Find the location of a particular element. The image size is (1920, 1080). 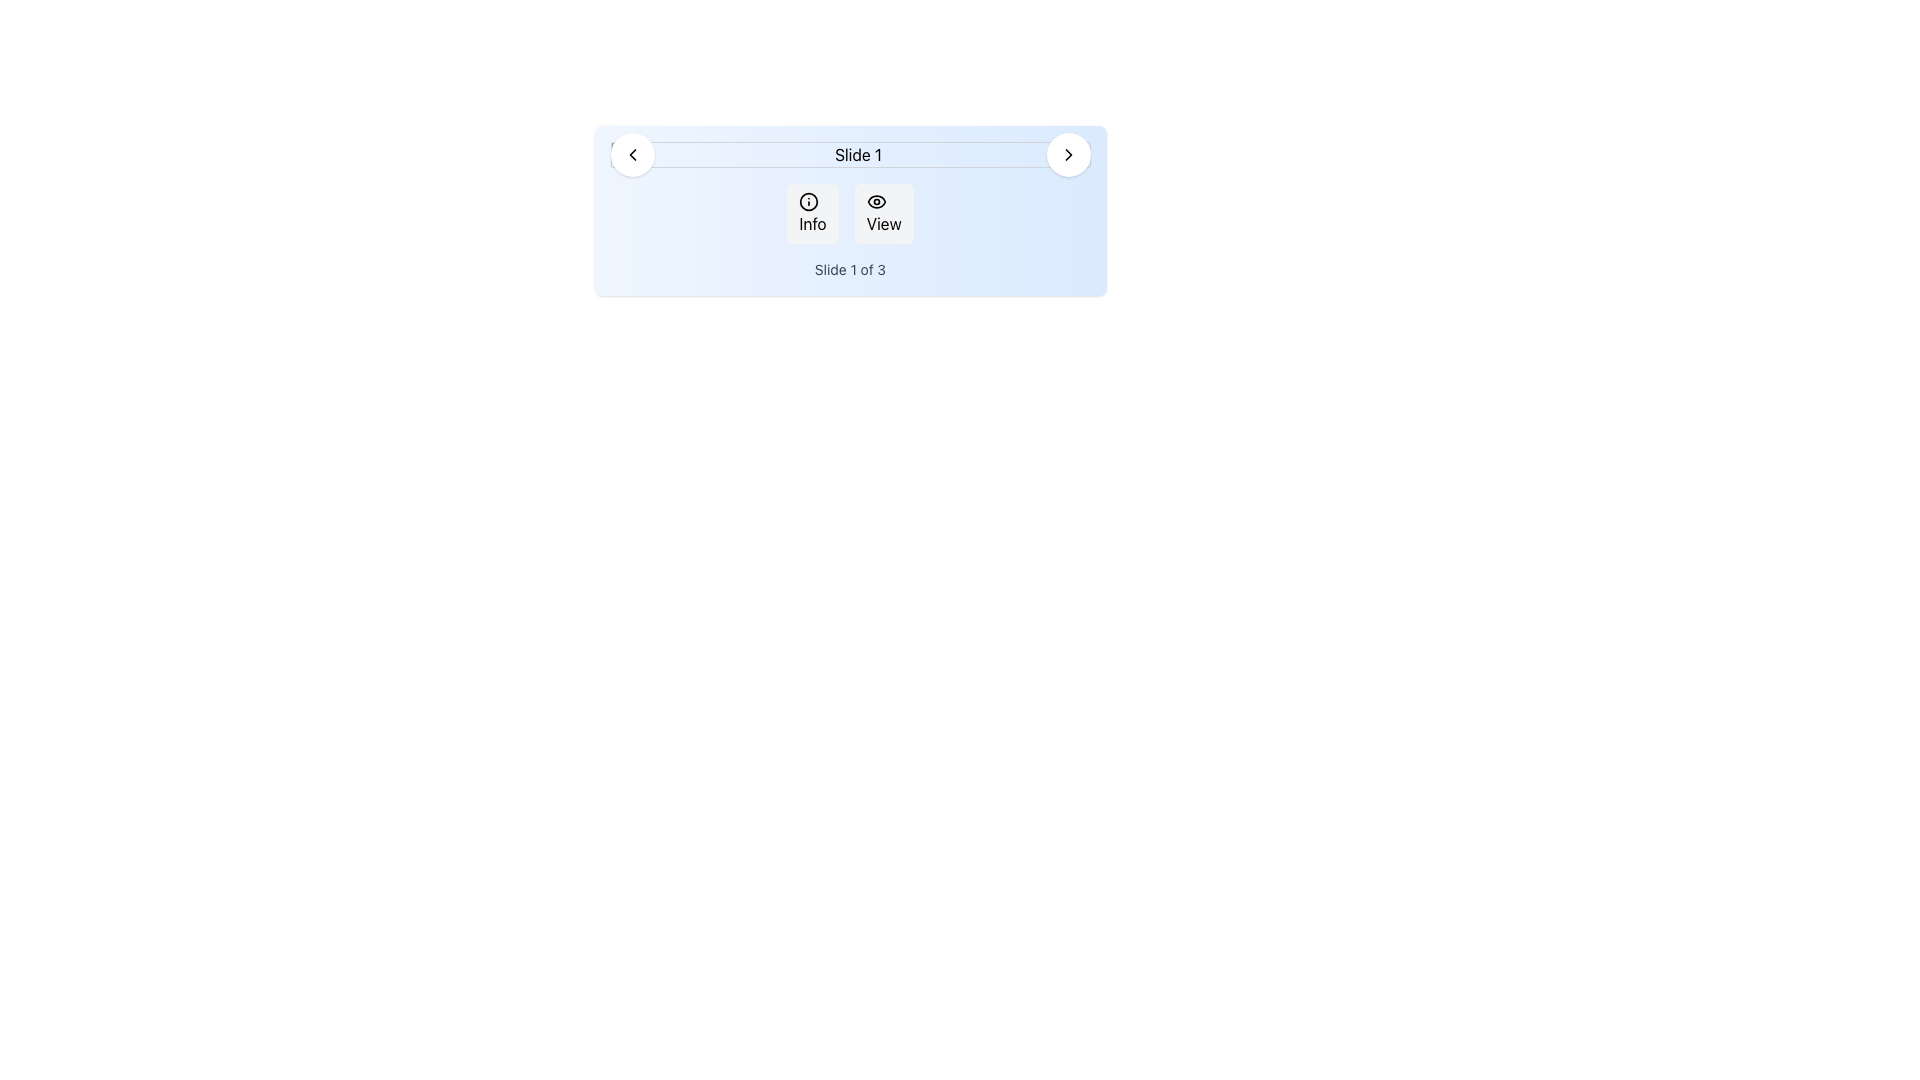

the 'View' button icon, which signifies an action to preview or visualize content, located within a horizontally aligned group of buttons on 'Slide 1' is located at coordinates (876, 201).